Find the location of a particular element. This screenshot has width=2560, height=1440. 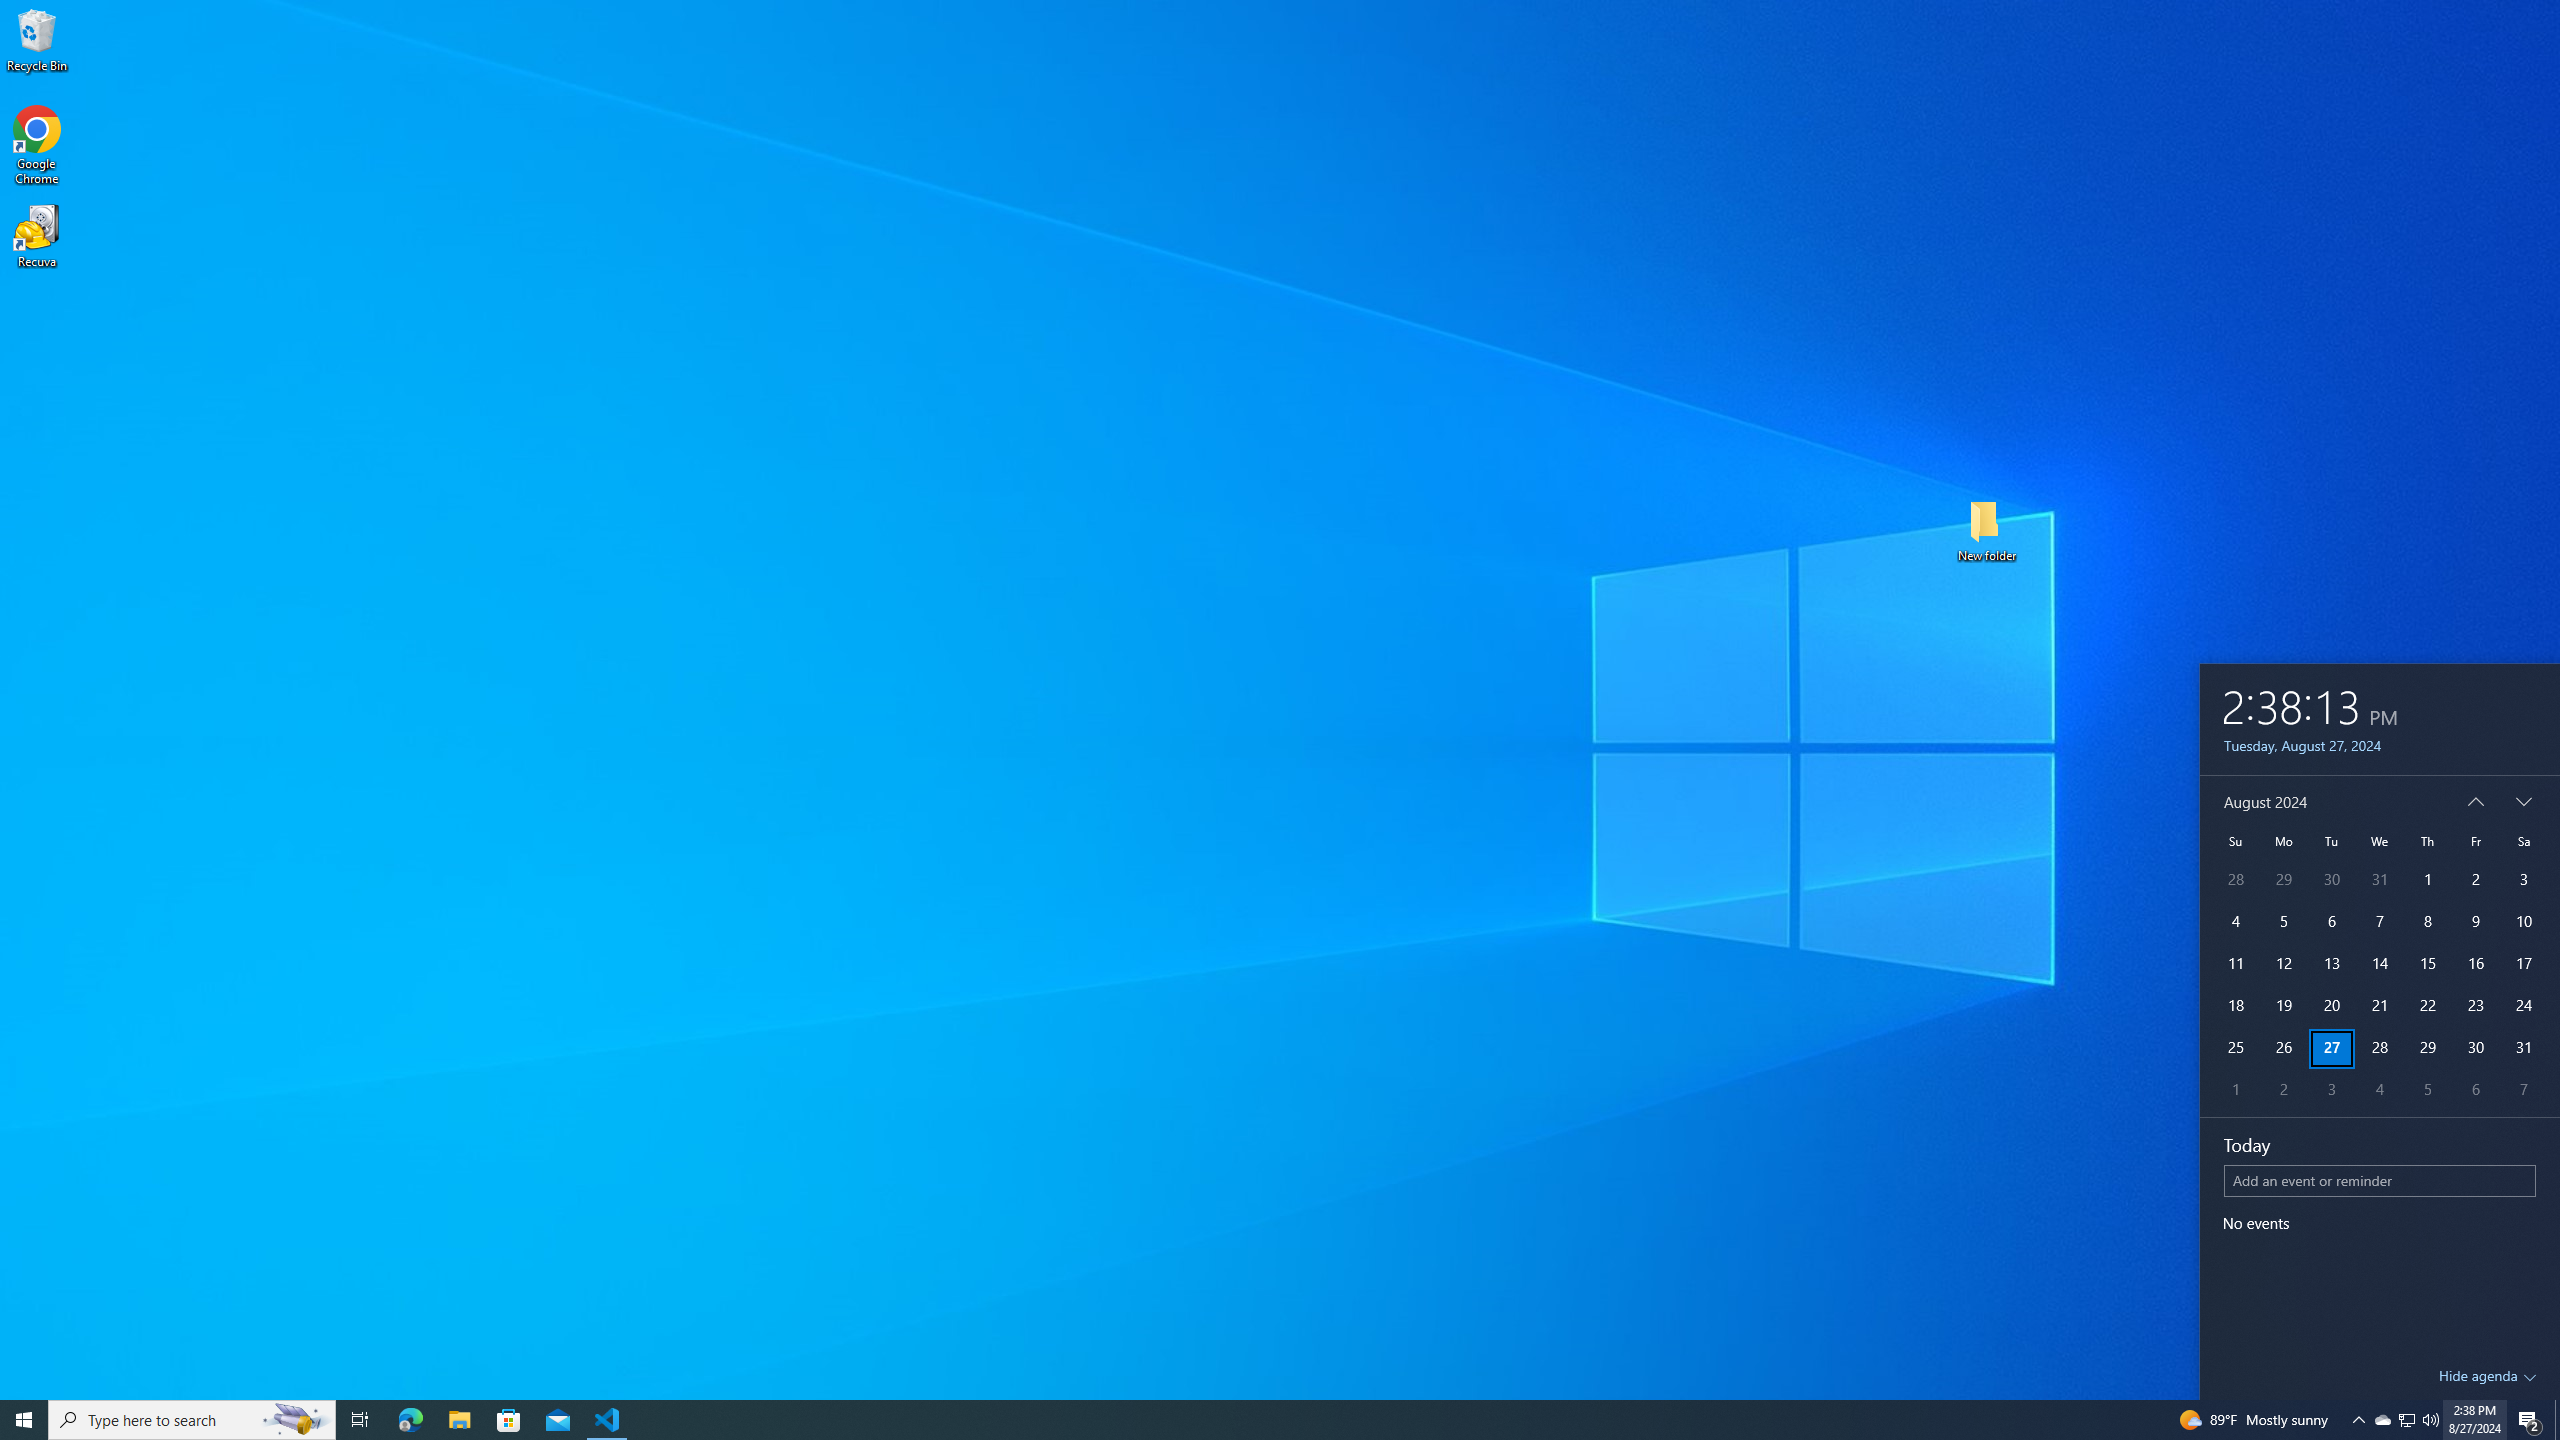

'16' is located at coordinates (2474, 964).